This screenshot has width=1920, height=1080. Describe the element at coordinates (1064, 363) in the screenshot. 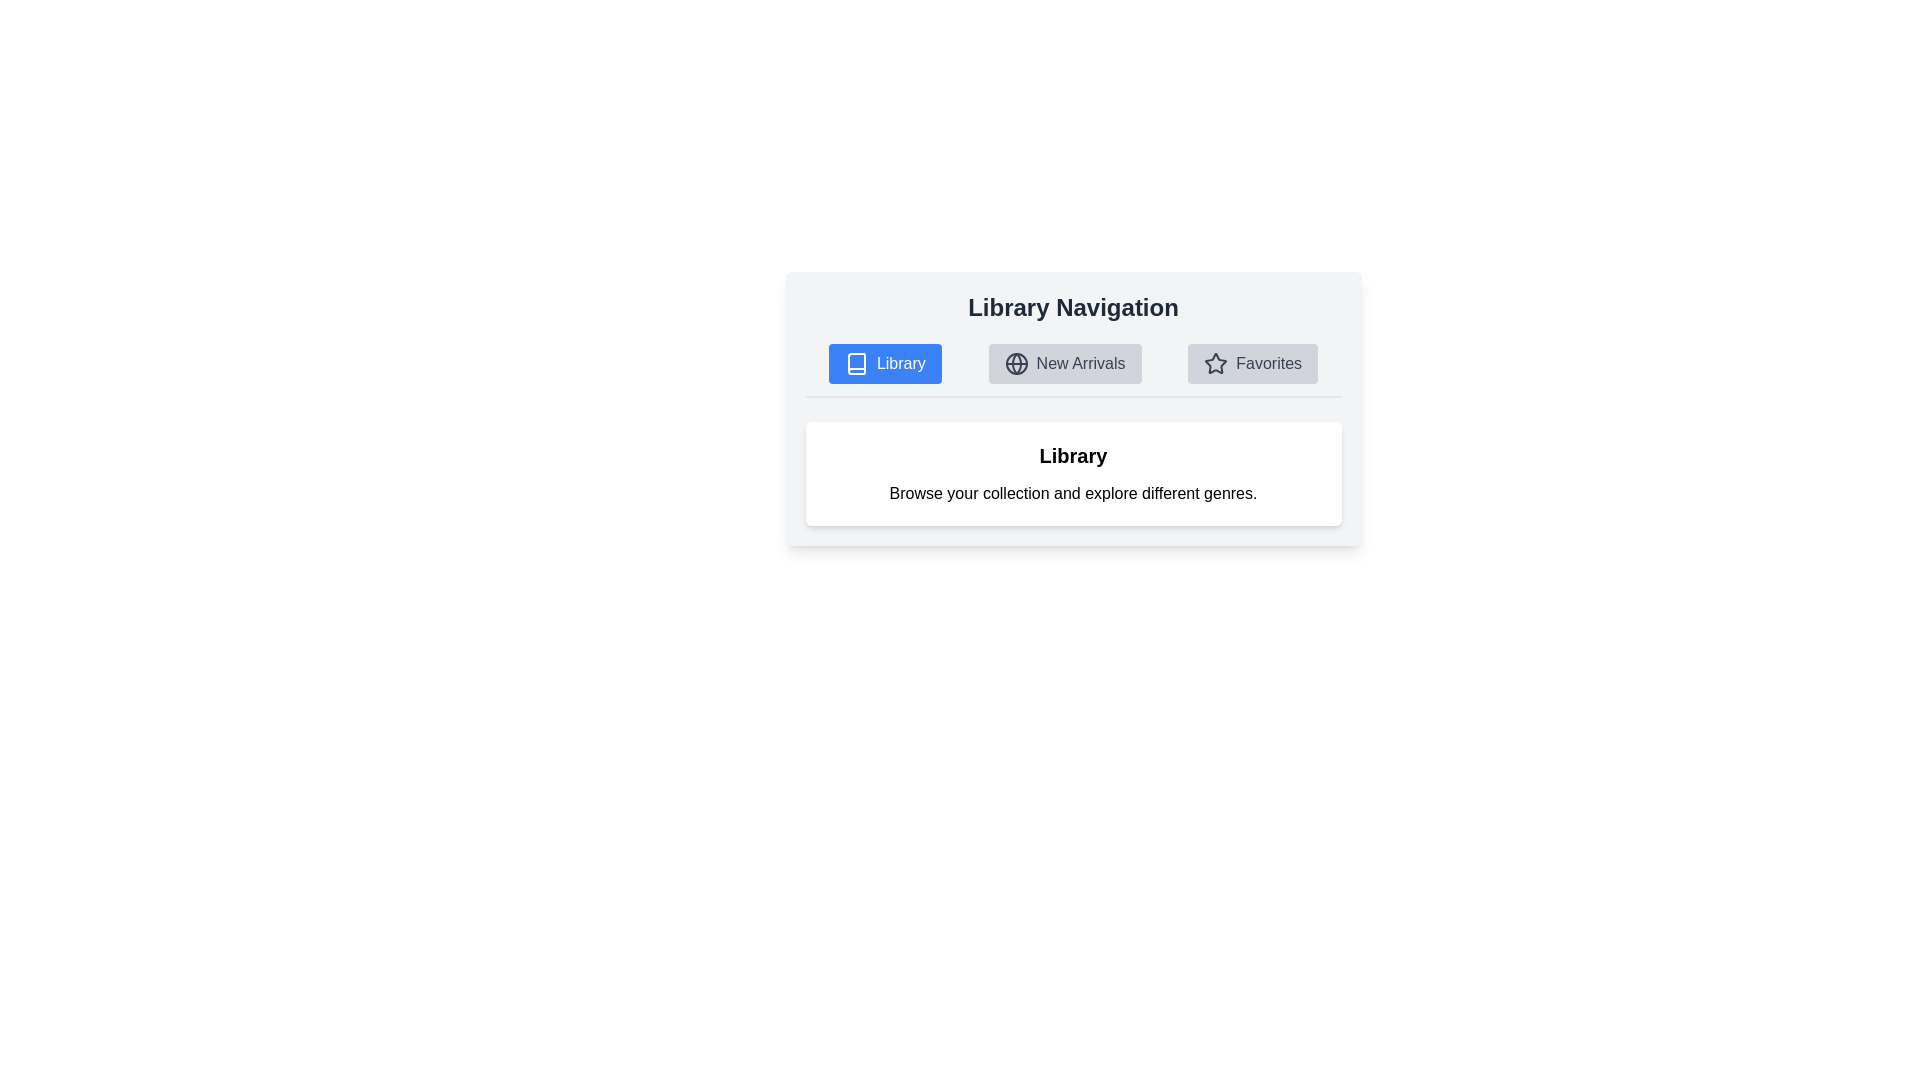

I see `the New Arrivals tab` at that location.